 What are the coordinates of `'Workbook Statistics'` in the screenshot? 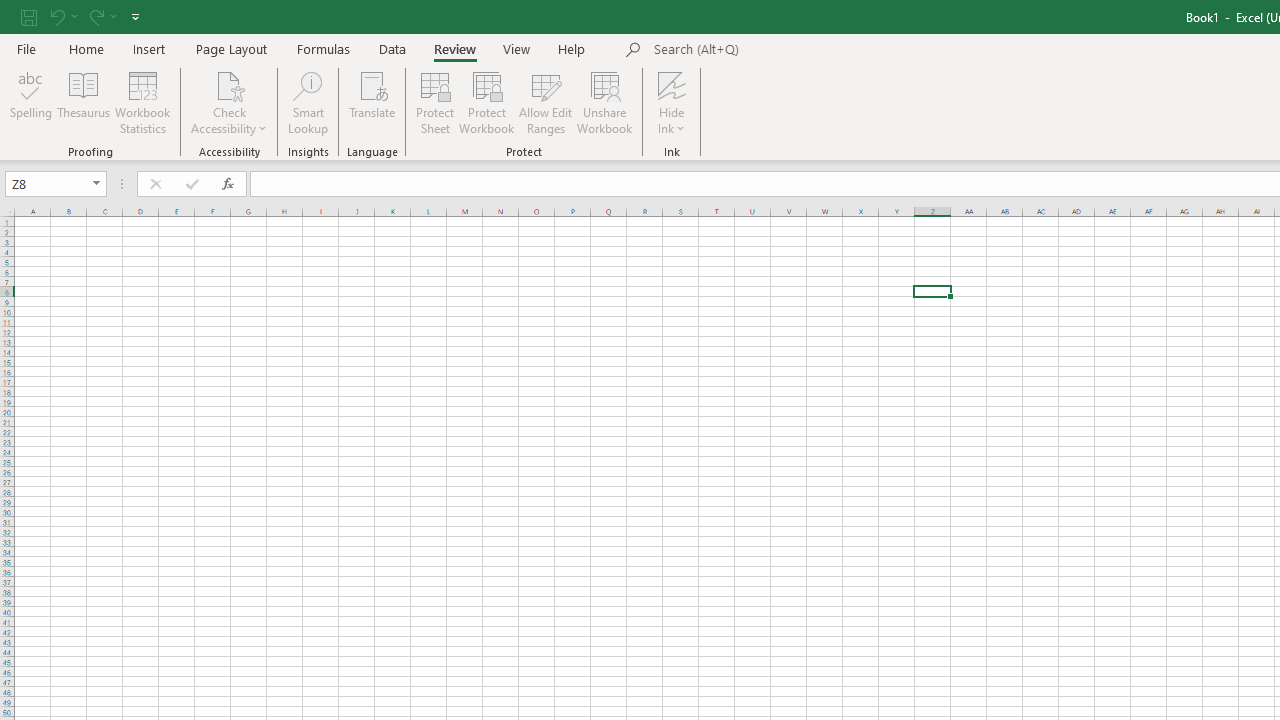 It's located at (141, 103).